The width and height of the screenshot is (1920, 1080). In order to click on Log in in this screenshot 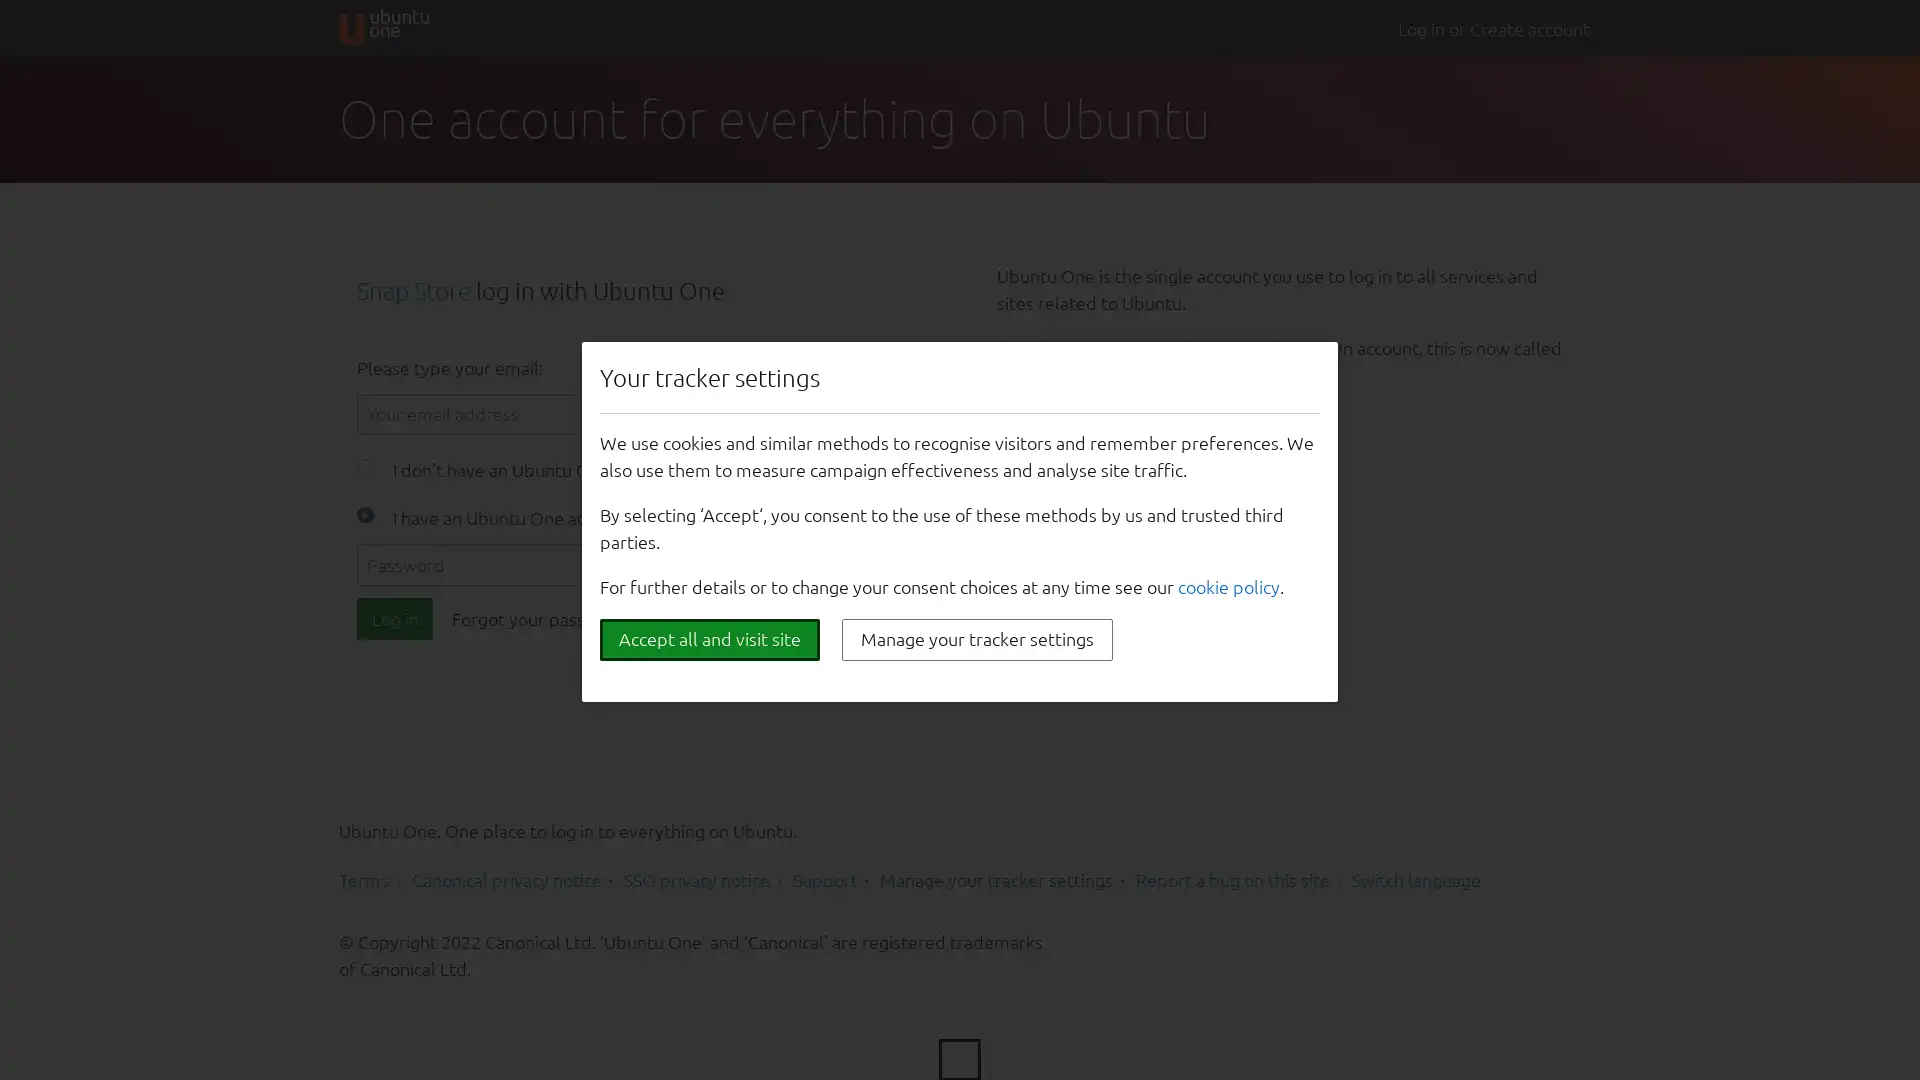, I will do `click(394, 617)`.